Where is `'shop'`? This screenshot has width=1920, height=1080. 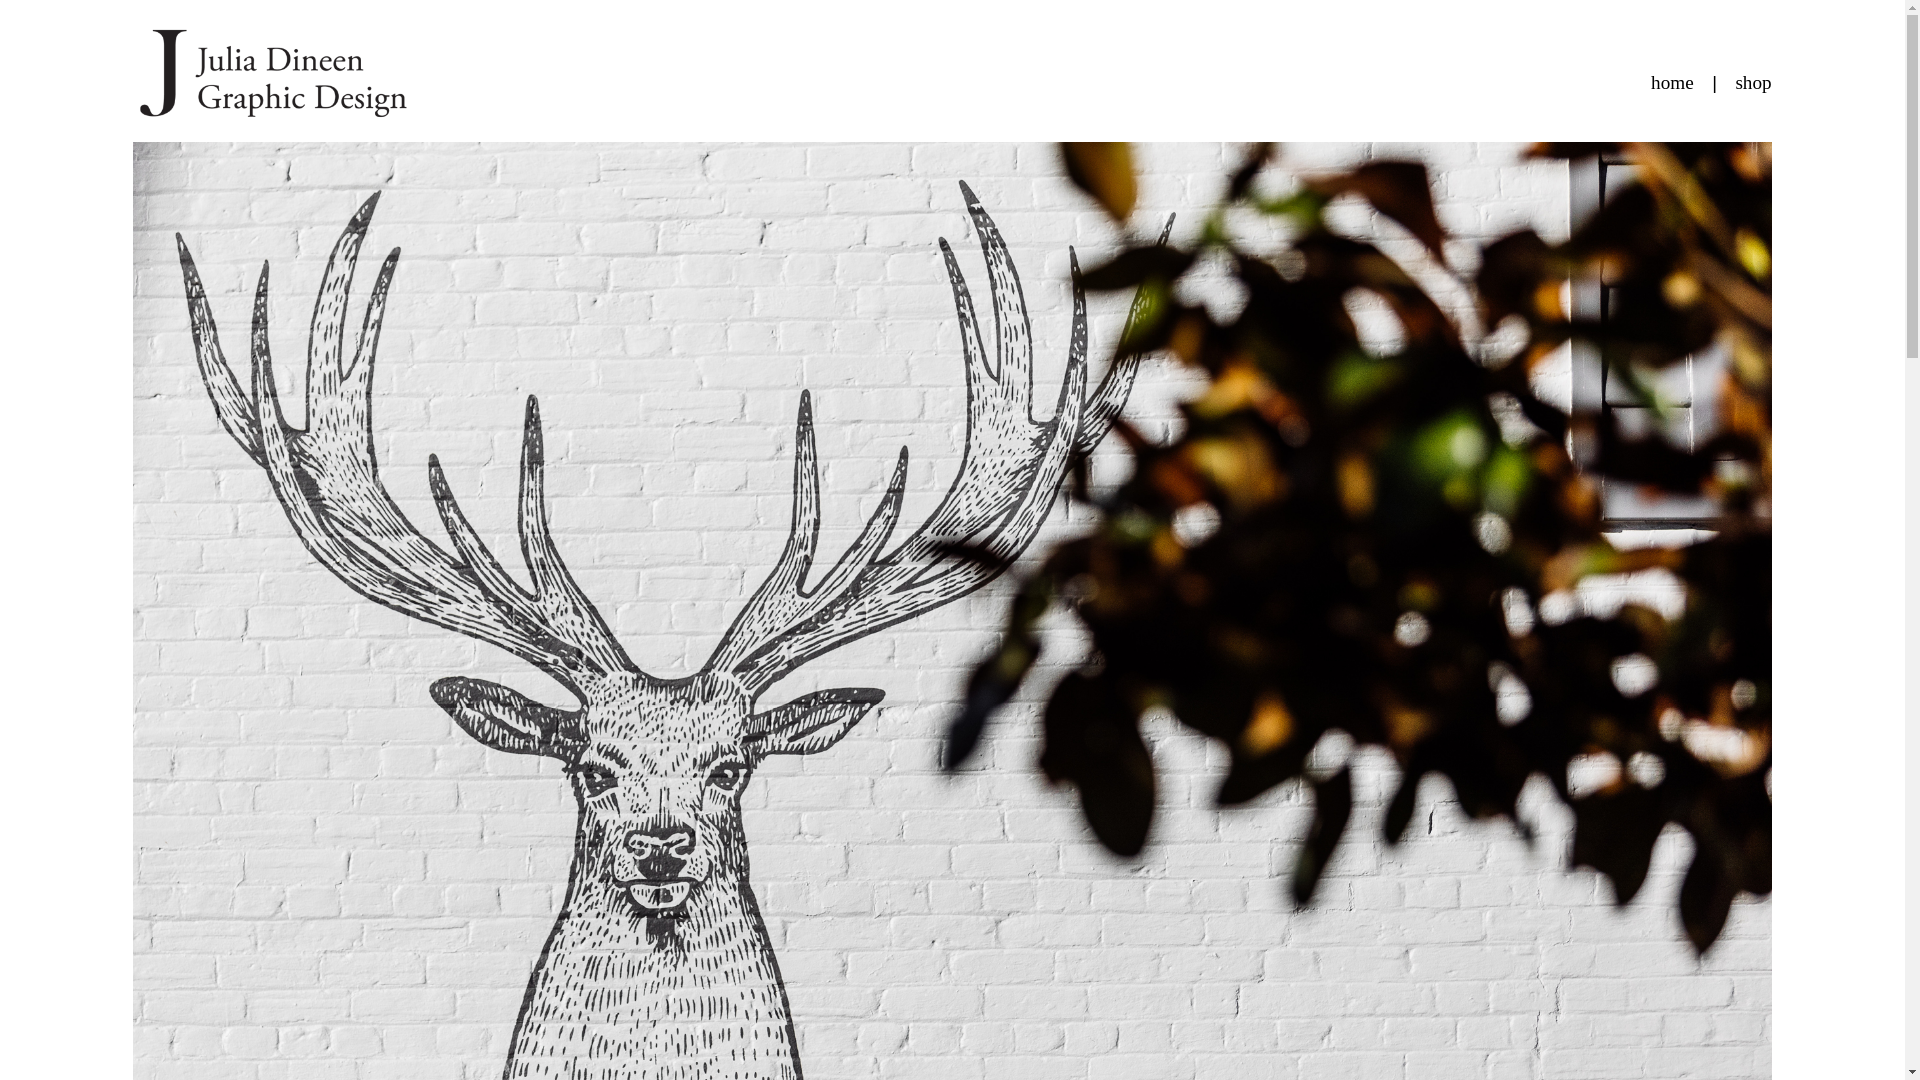 'shop' is located at coordinates (1751, 81).